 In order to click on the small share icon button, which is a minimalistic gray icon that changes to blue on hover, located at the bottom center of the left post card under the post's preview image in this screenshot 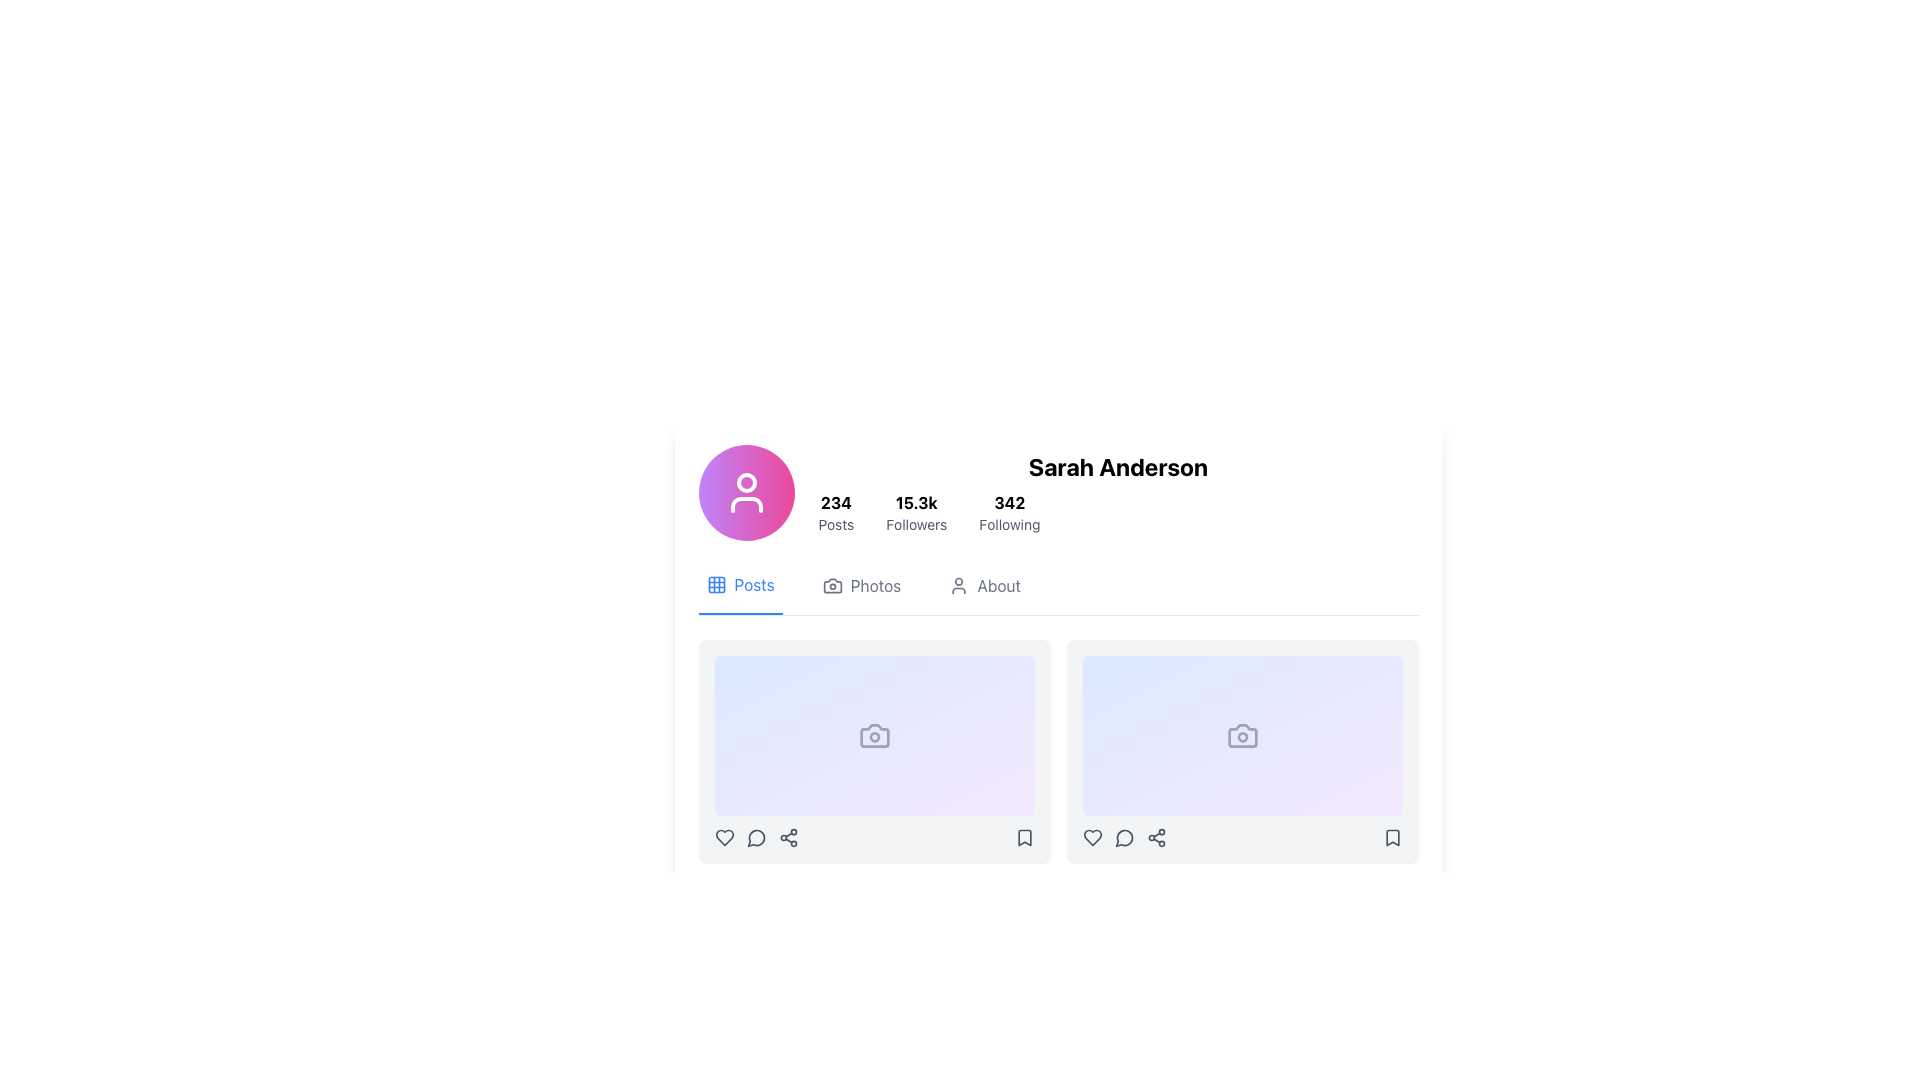, I will do `click(787, 837)`.